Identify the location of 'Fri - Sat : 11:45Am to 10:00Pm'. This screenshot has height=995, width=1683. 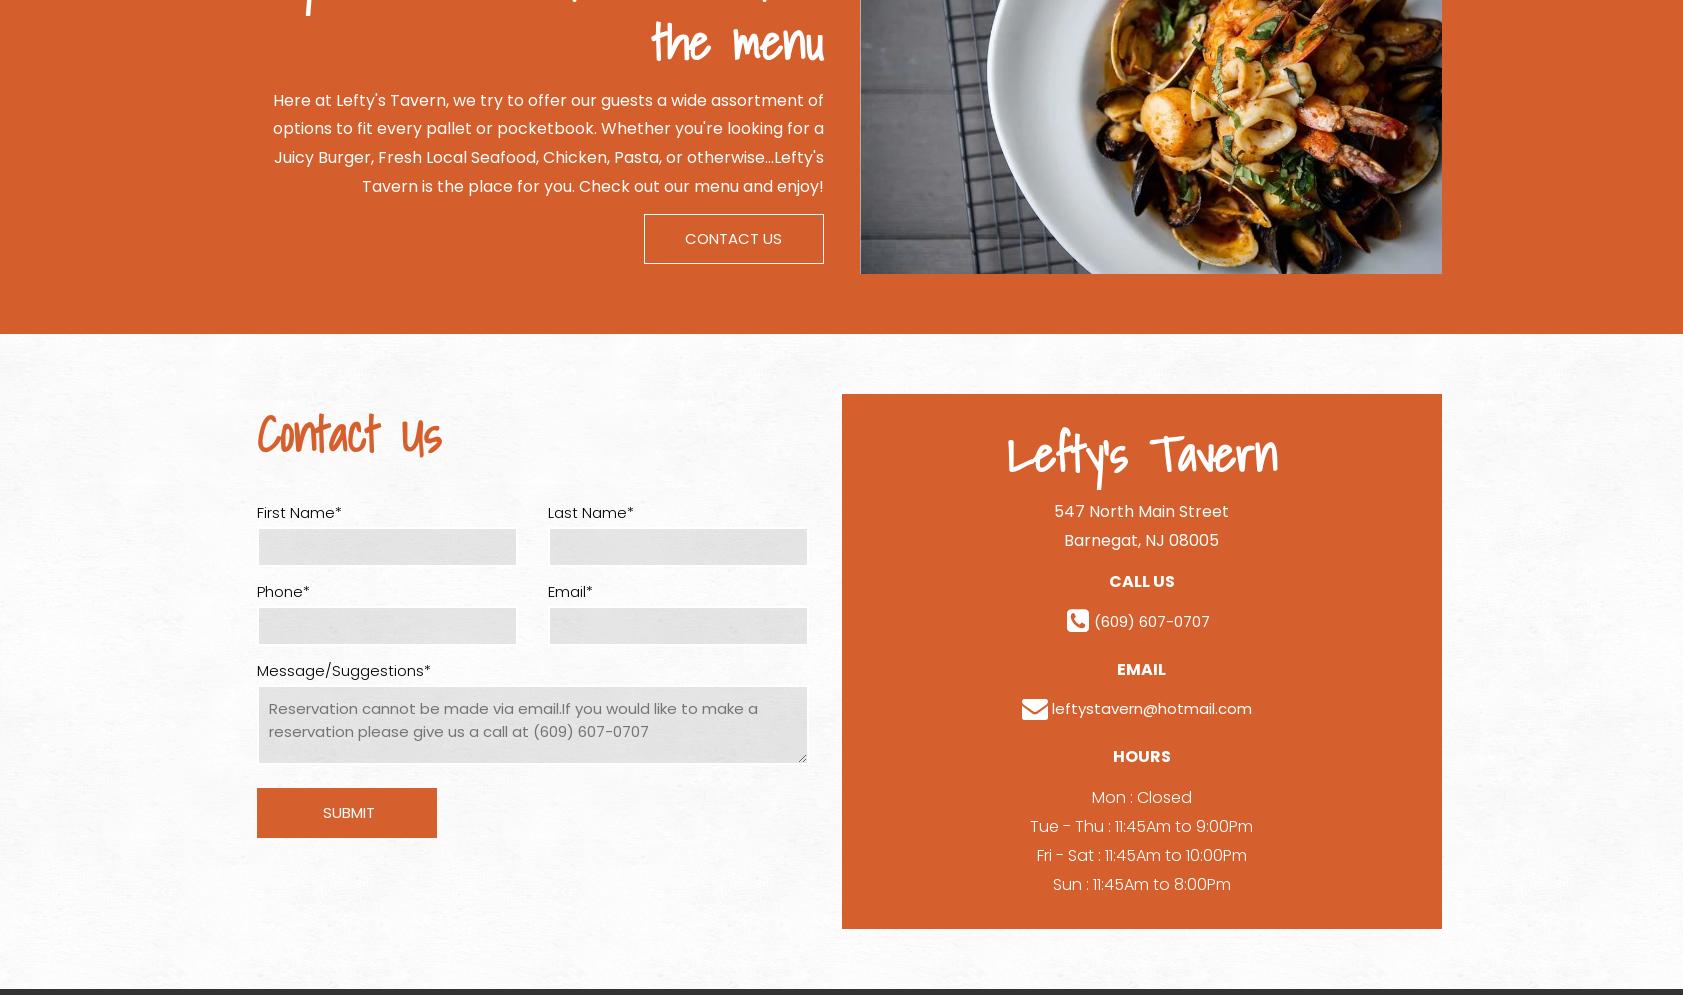
(1140, 854).